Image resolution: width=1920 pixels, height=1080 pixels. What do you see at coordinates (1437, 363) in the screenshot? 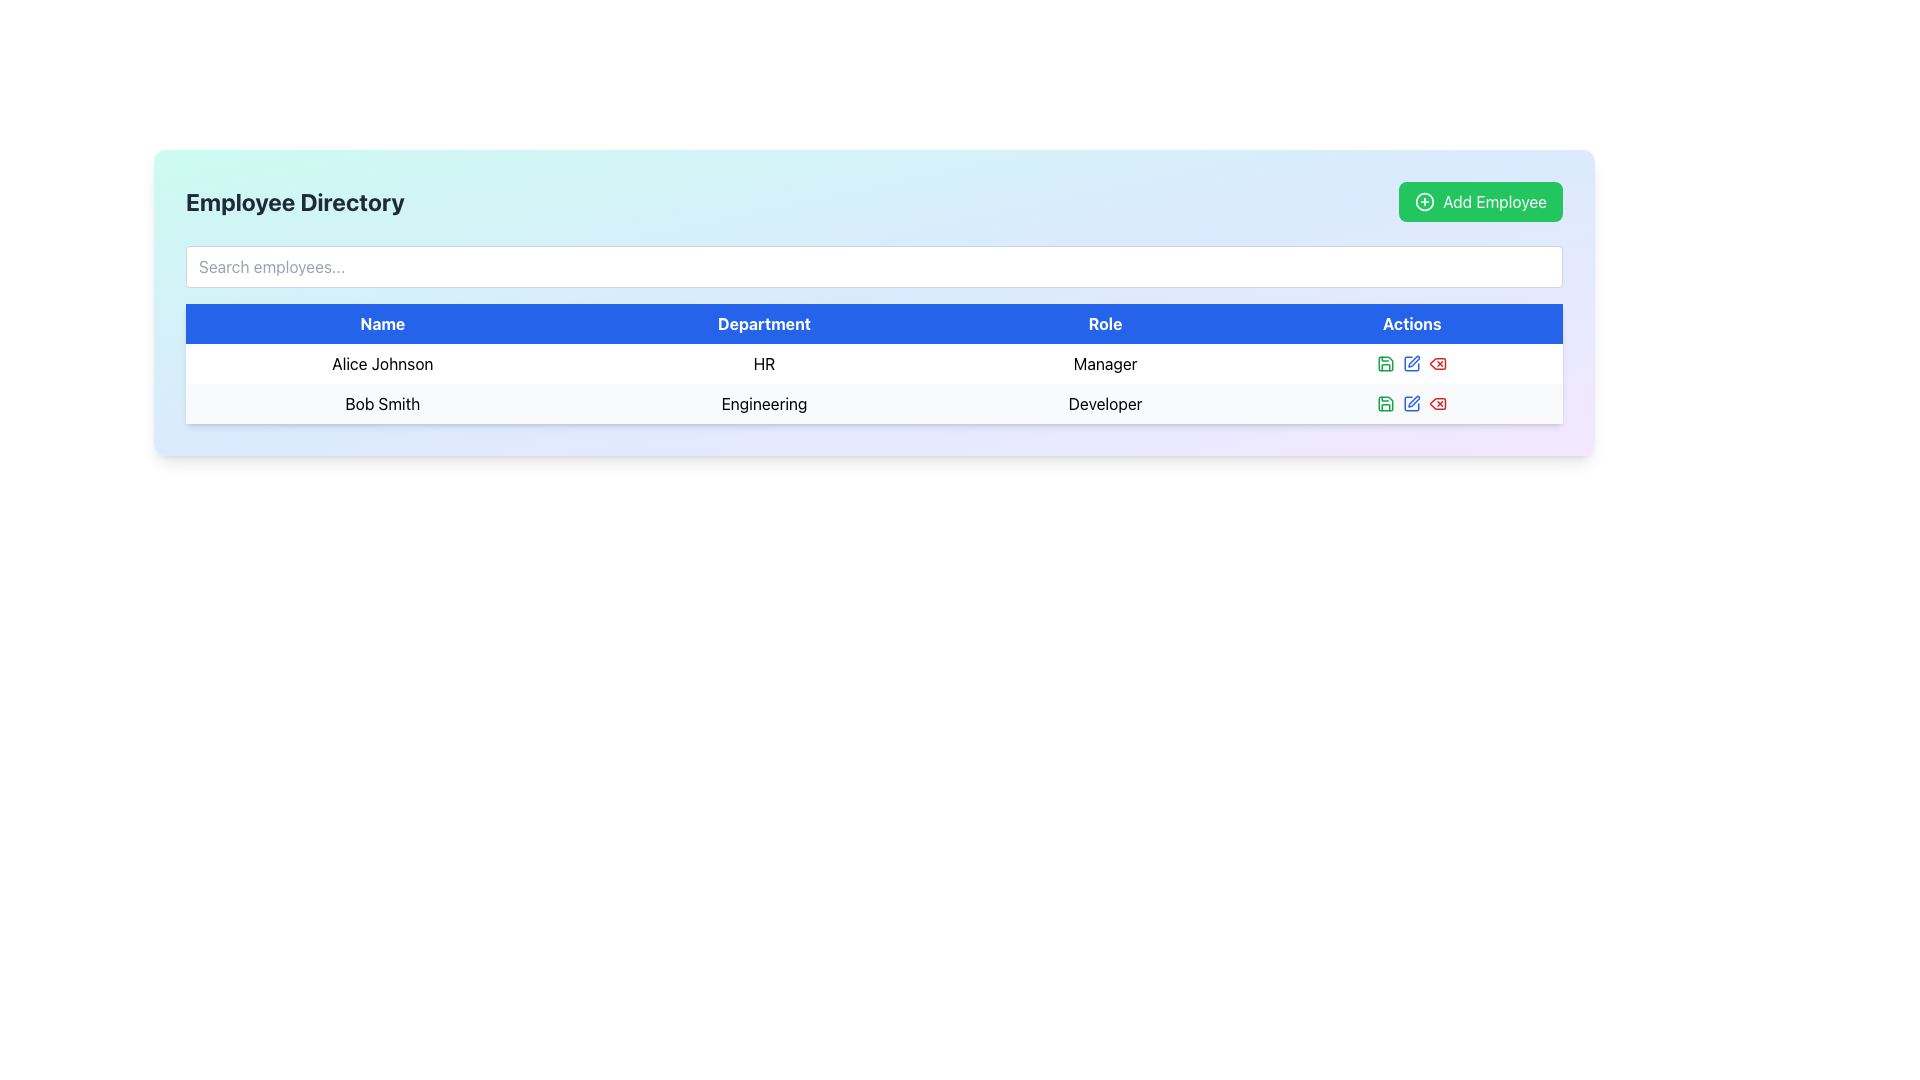
I see `the small red trash can icon with a red cross in the 'Actions' column for the employee 'Bob Smith'` at bounding box center [1437, 363].